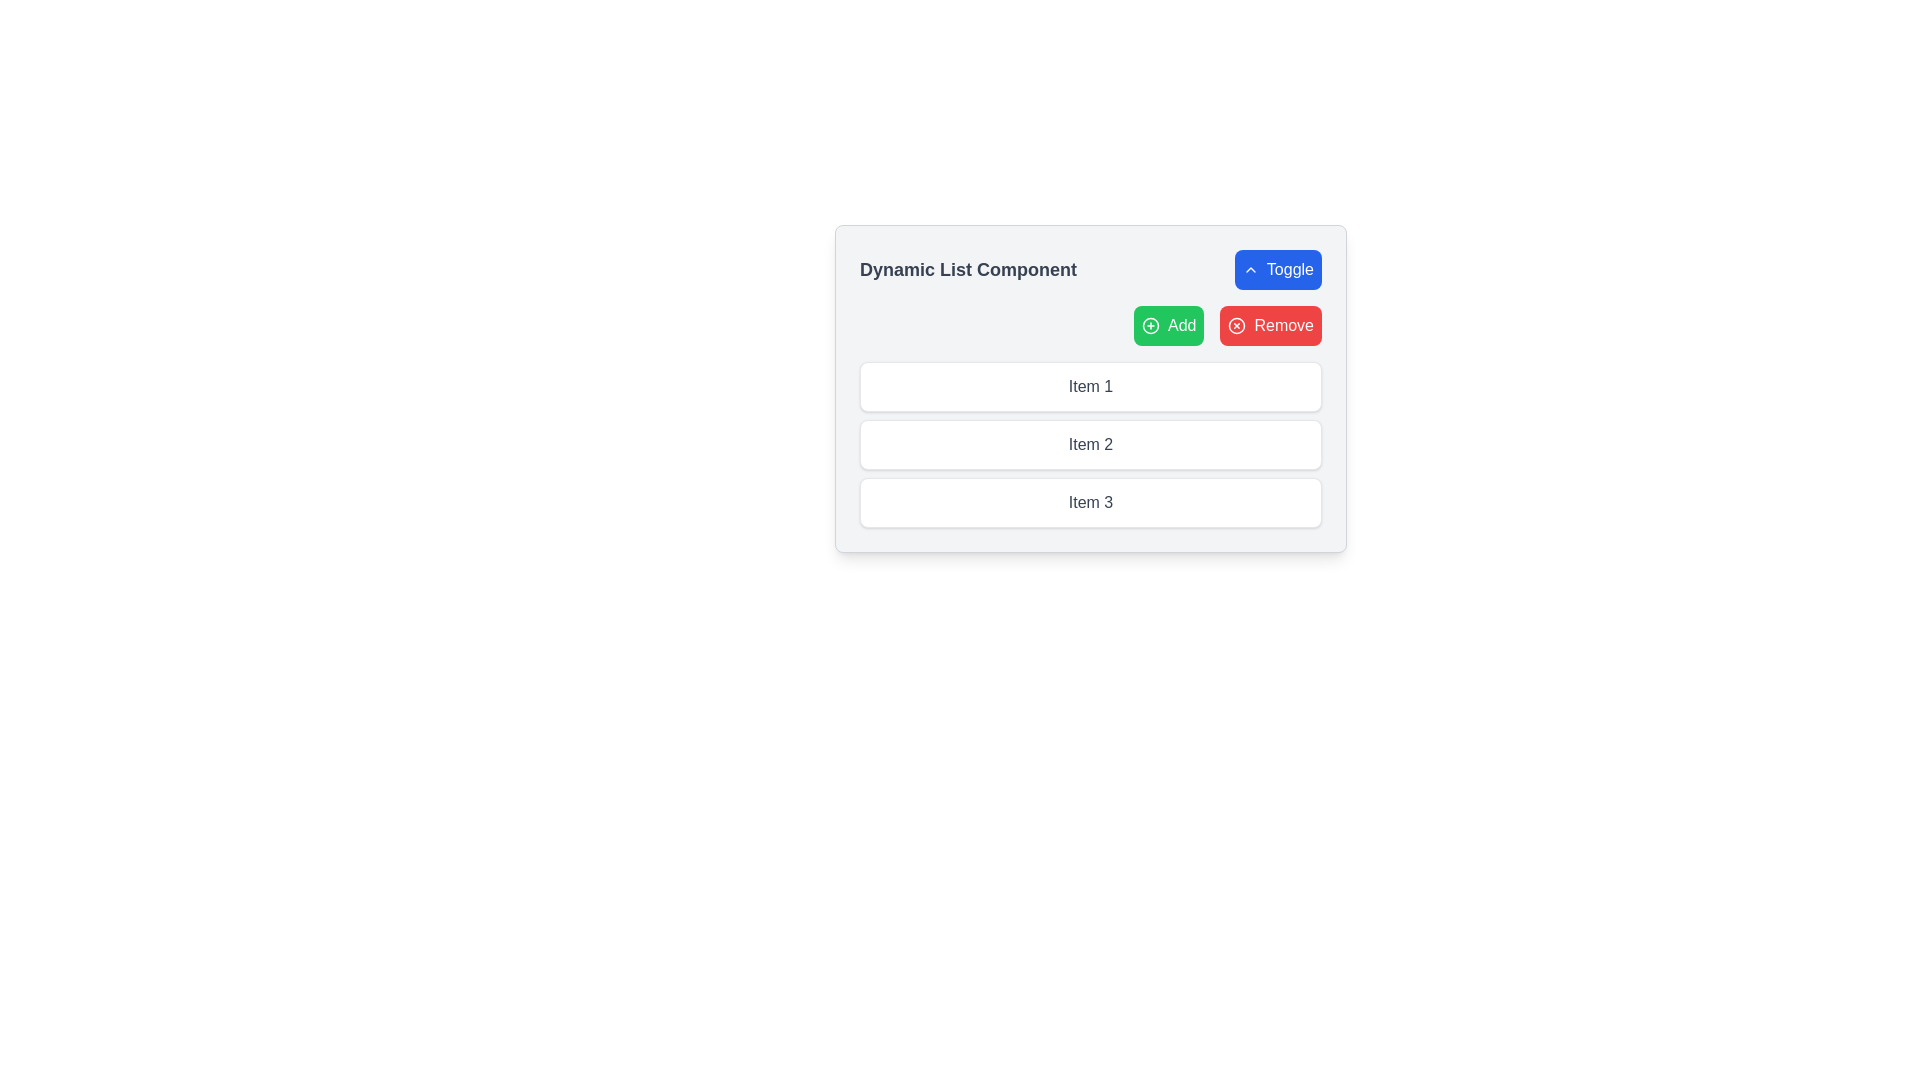  Describe the element at coordinates (1236, 325) in the screenshot. I see `the 'Remove' icon, which is positioned to the left of the text 'Remove' in the primary interface area under the heading 'Dynamic List Component'` at that location.